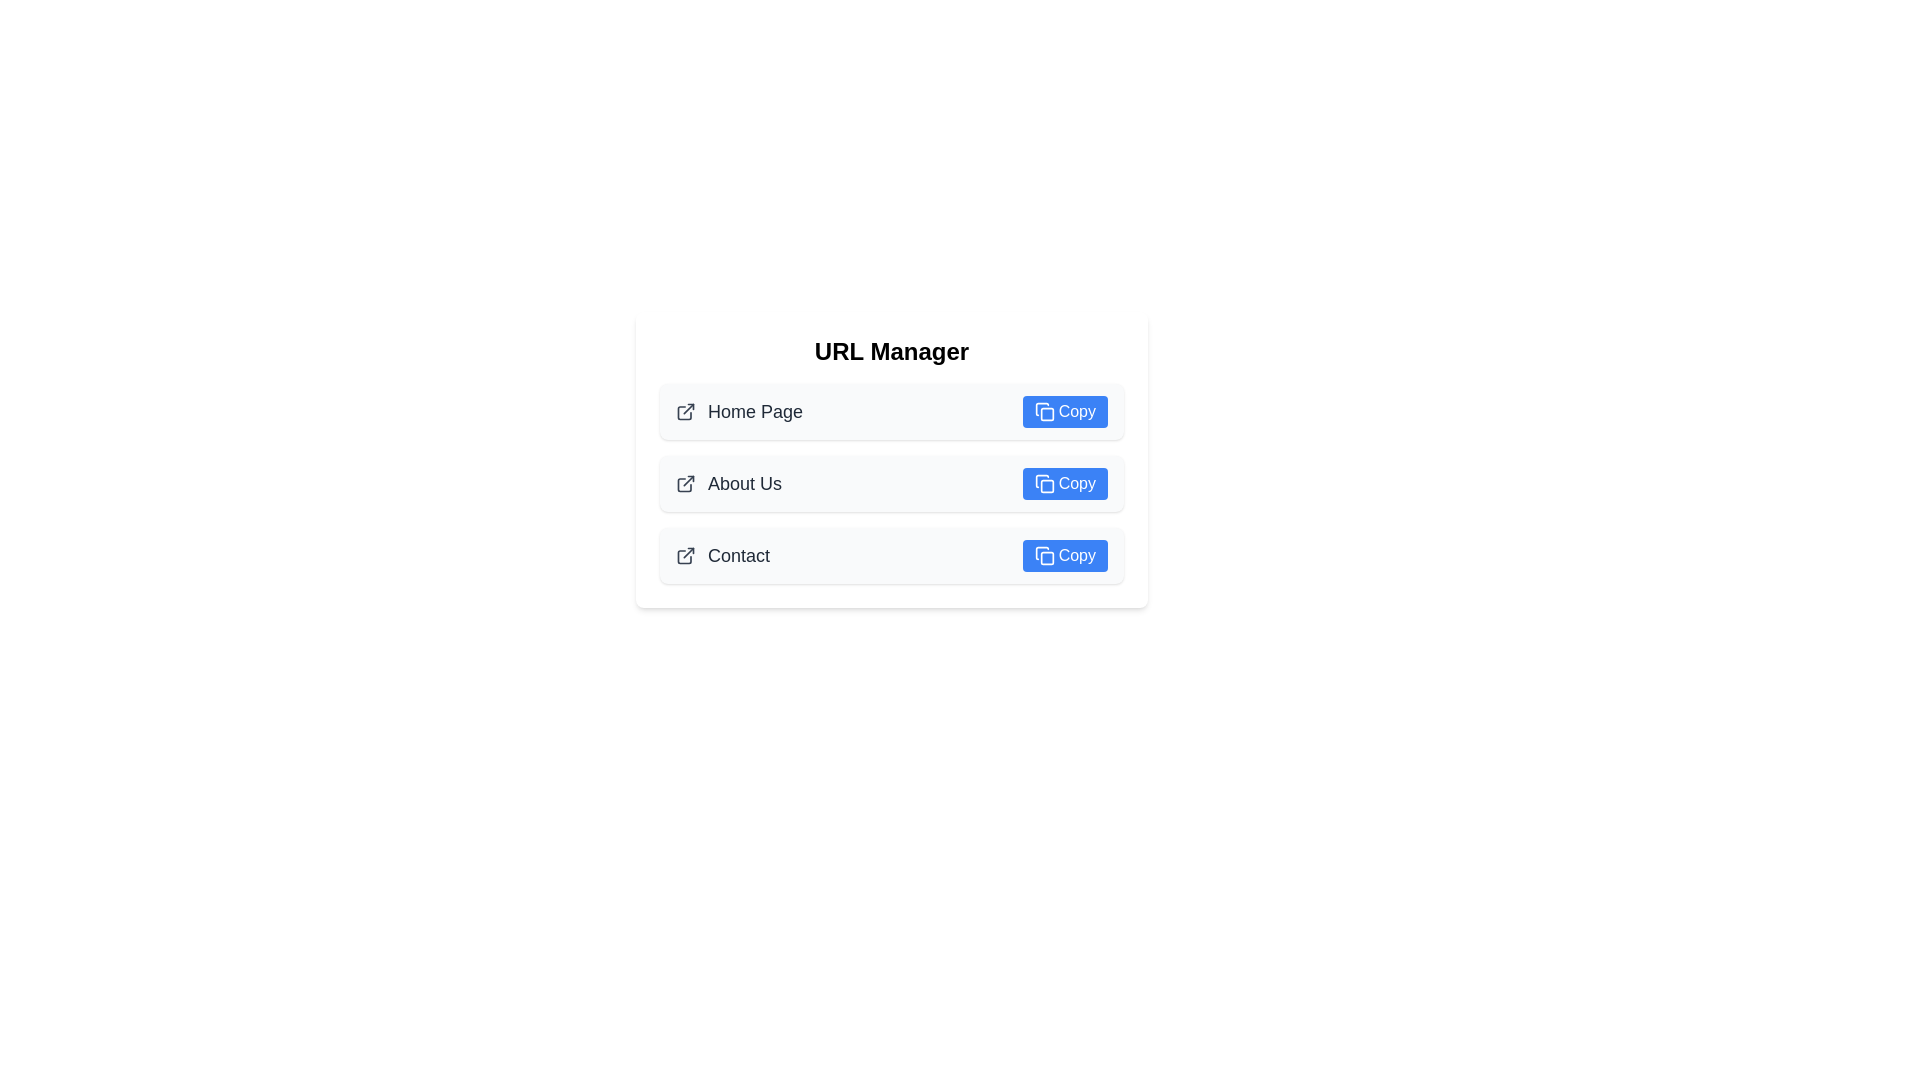 This screenshot has height=1080, width=1920. What do you see at coordinates (738, 555) in the screenshot?
I see `the text label reading 'Contact' which is styled with a medium gray font on a white background, positioned below 'About Us' and above a 'Copy' button in the lower section of the central card` at bounding box center [738, 555].